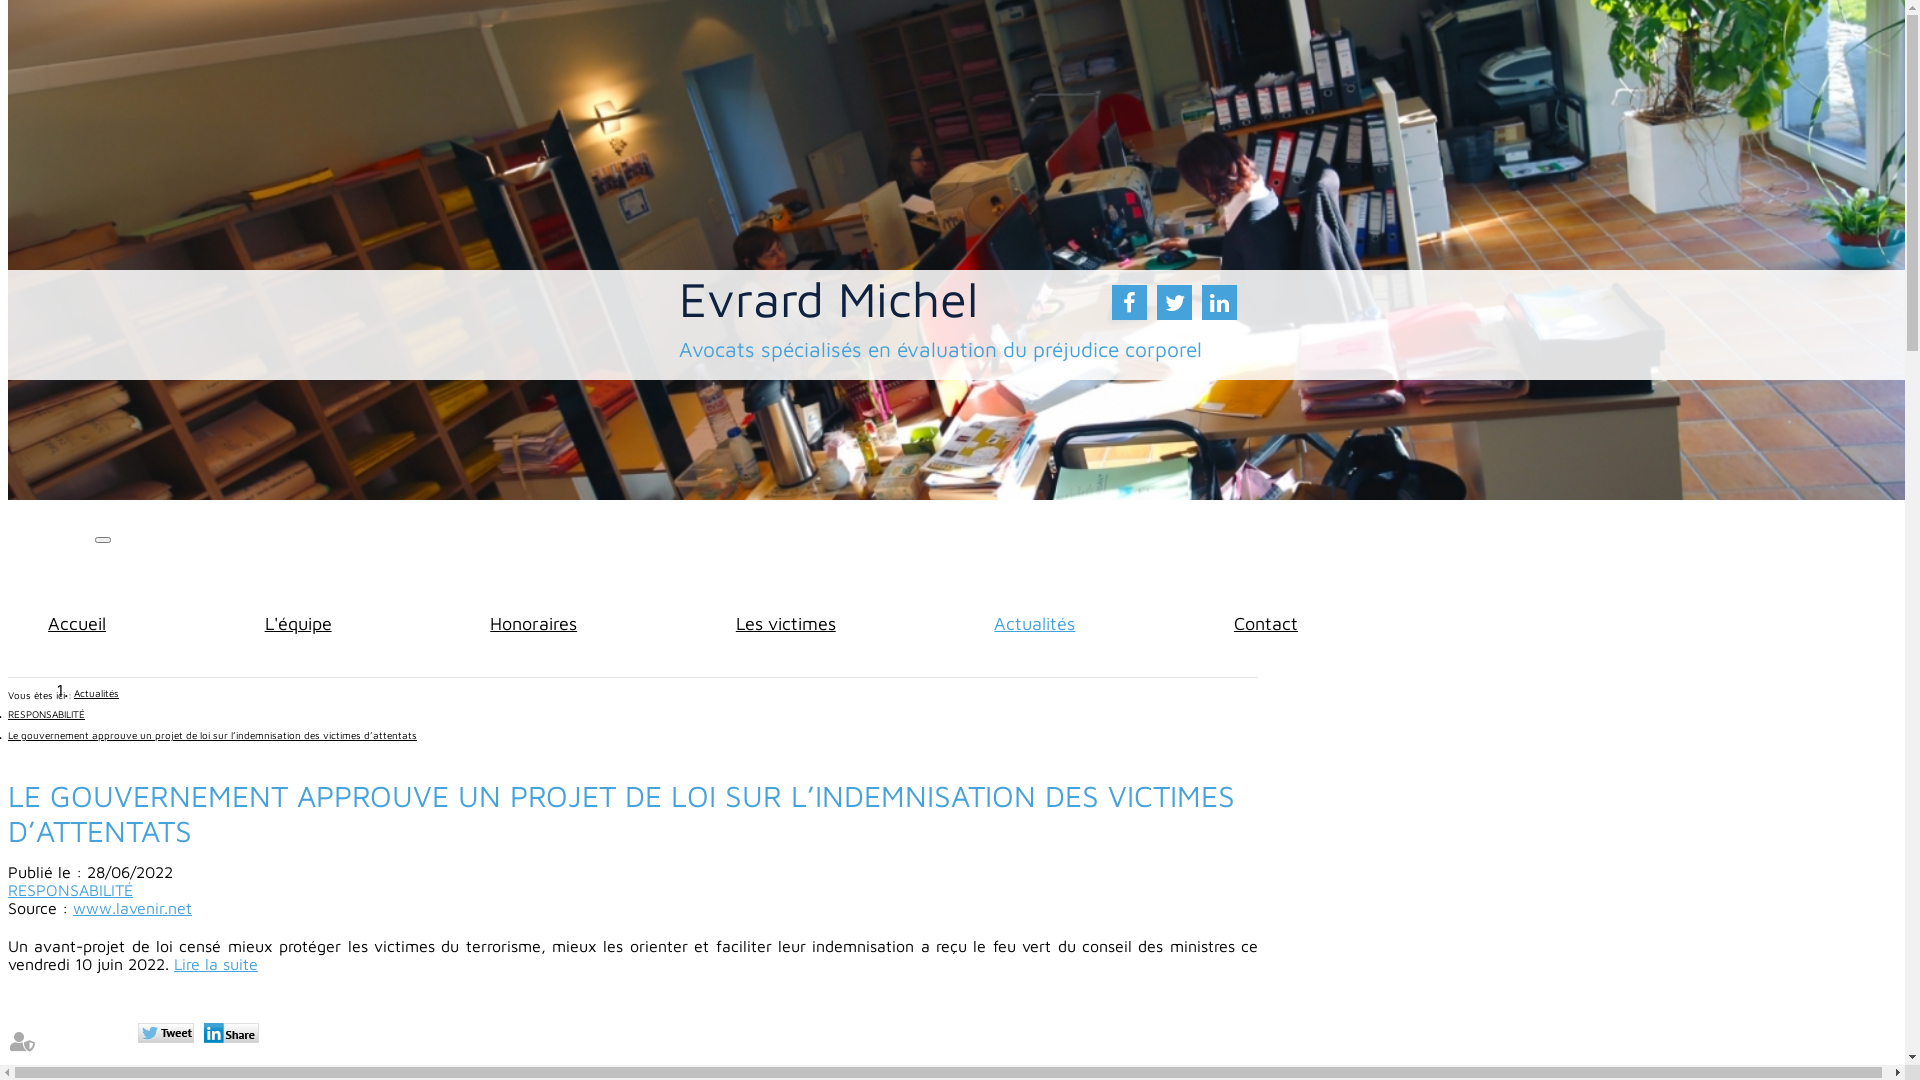  Describe the element at coordinates (173, 963) in the screenshot. I see `'Lire la suite'` at that location.